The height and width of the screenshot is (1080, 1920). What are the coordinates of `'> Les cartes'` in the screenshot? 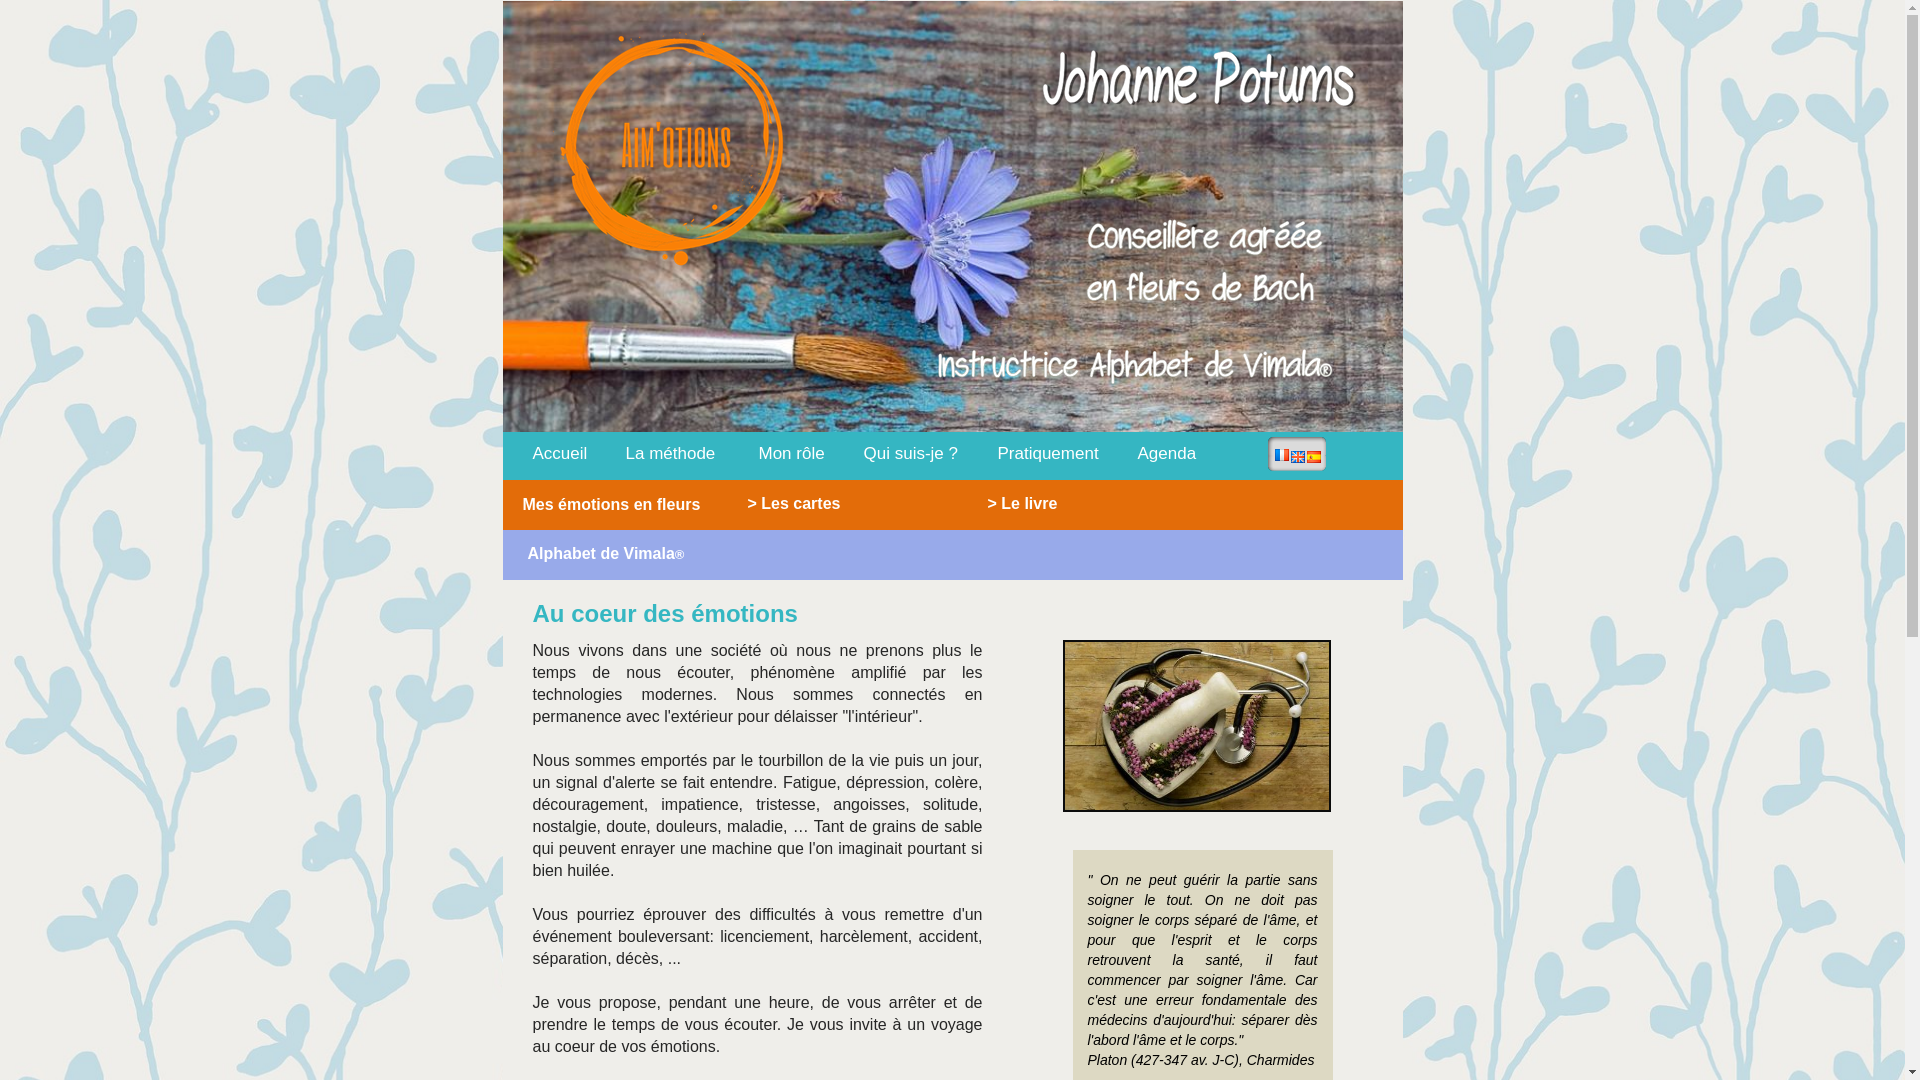 It's located at (831, 500).